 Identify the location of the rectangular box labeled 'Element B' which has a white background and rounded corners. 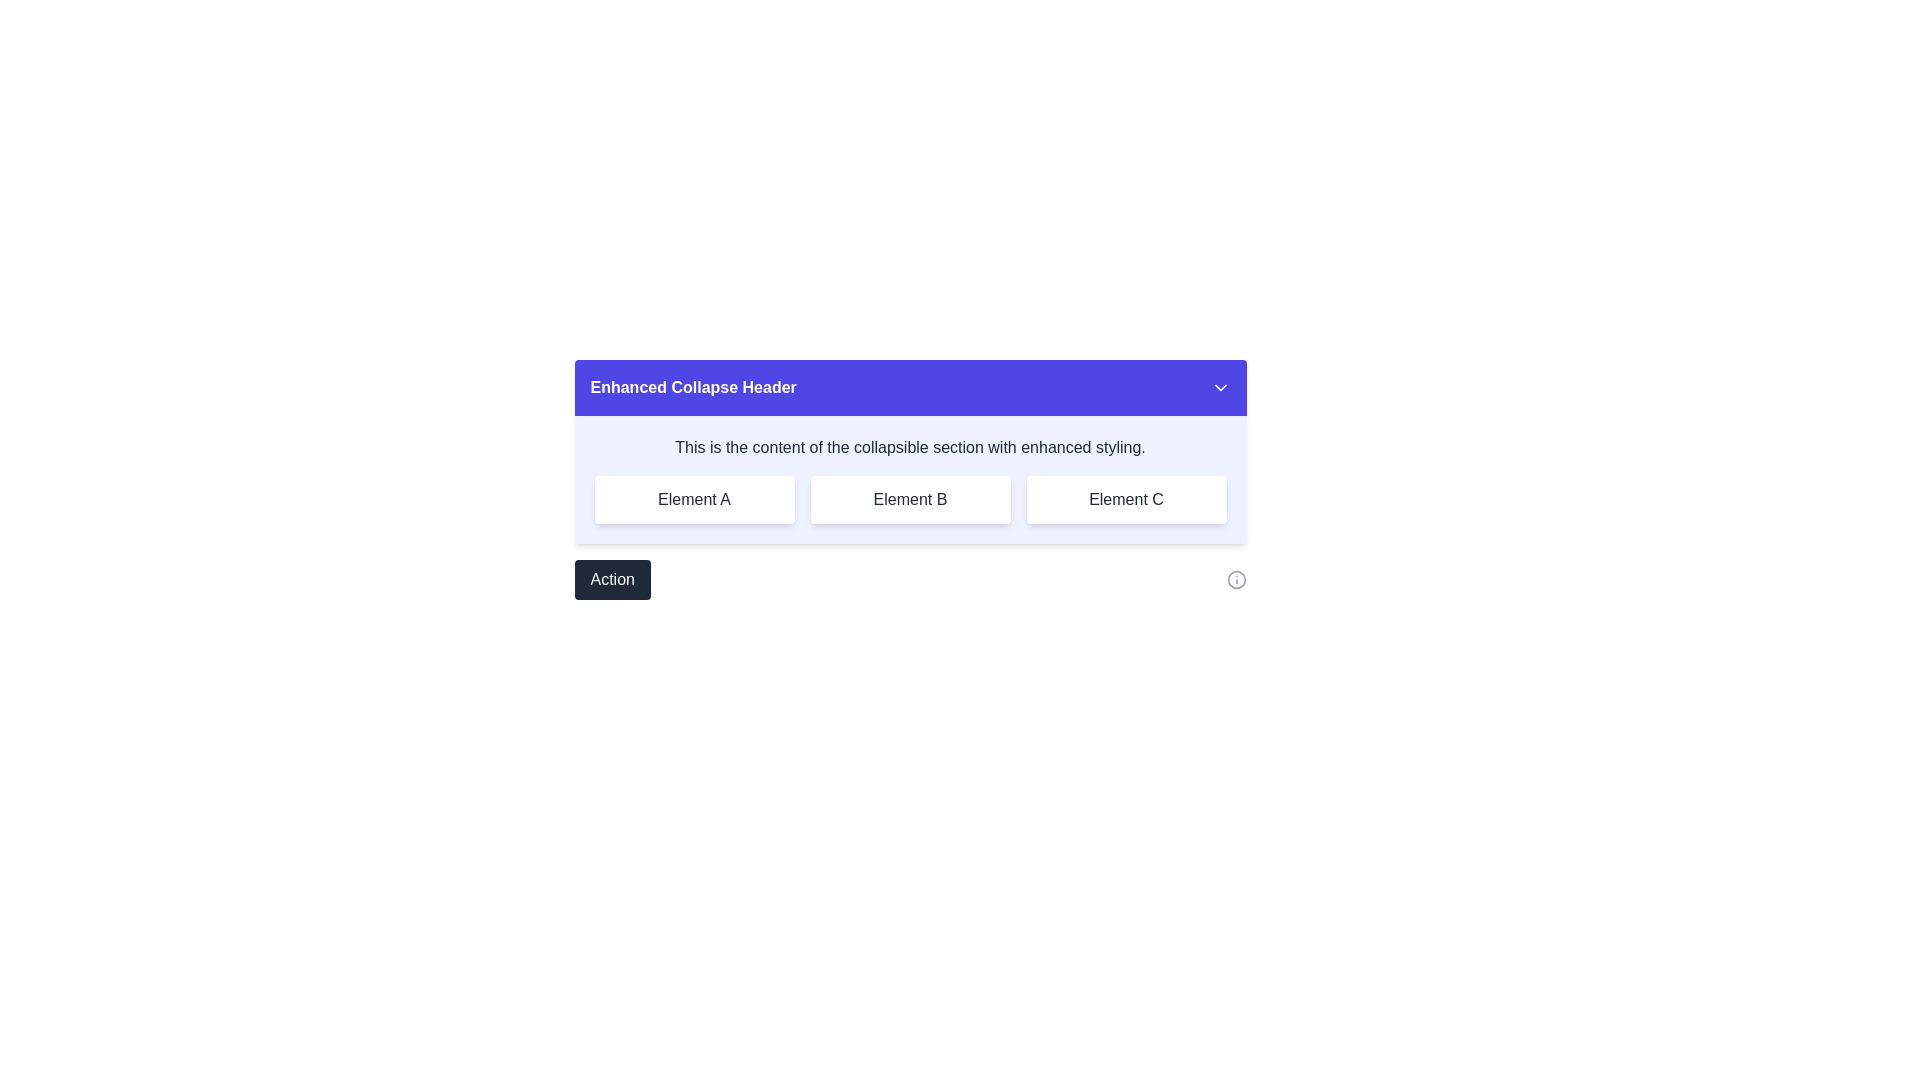
(909, 499).